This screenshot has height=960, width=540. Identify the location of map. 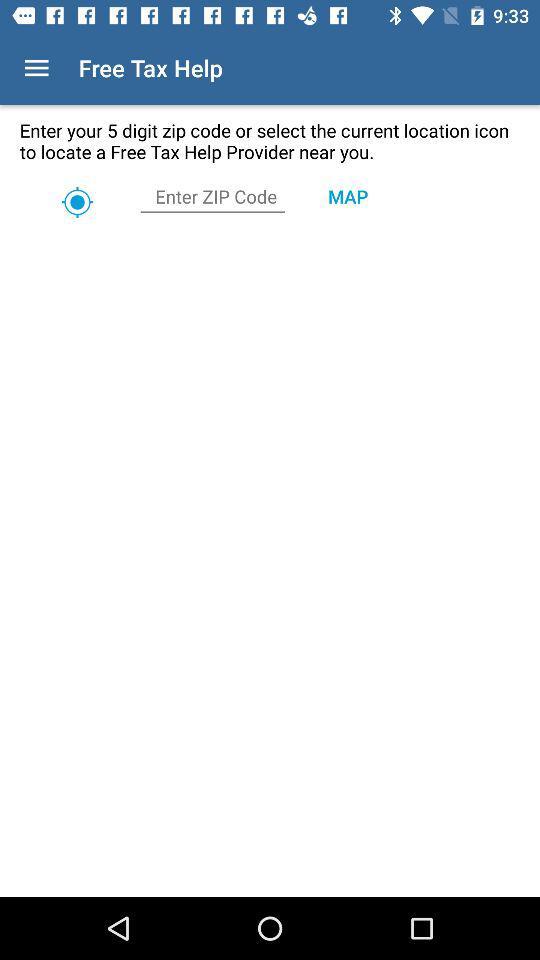
(346, 196).